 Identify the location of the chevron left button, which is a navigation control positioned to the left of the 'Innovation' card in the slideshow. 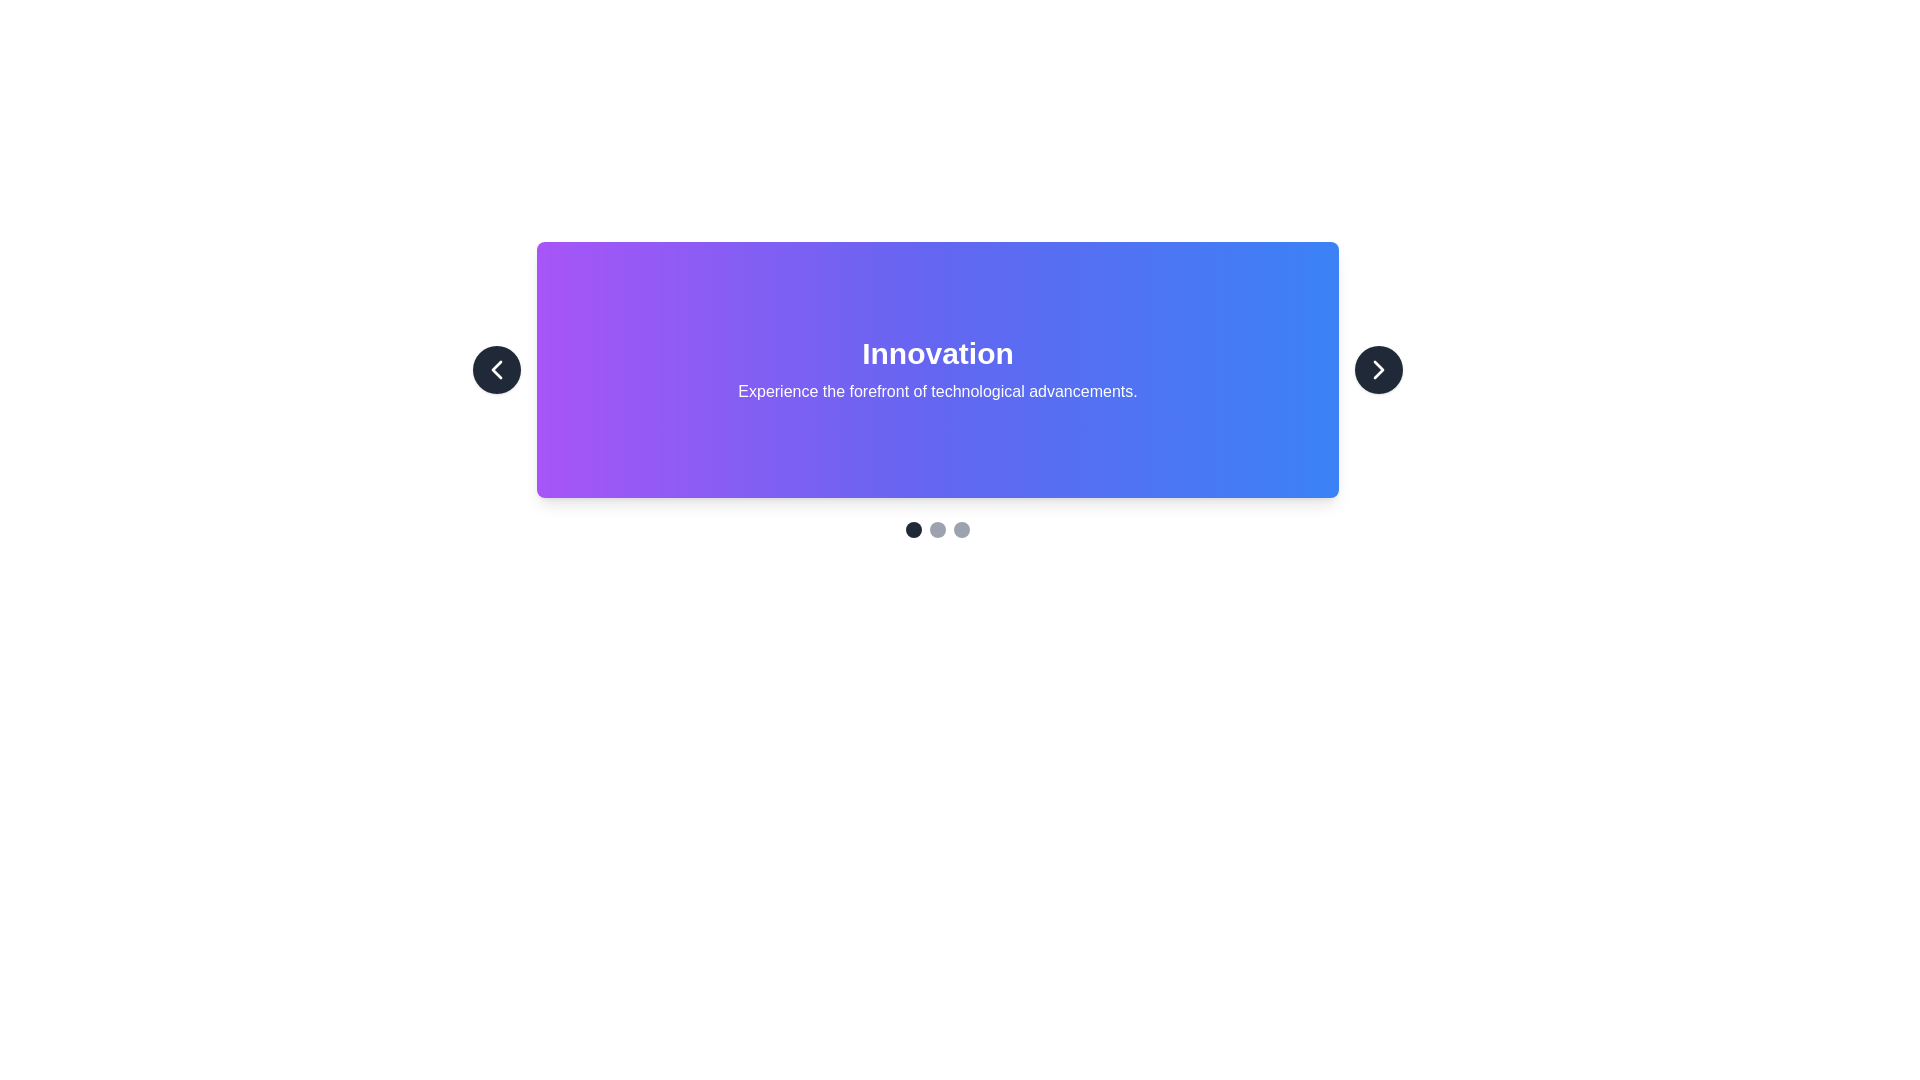
(497, 370).